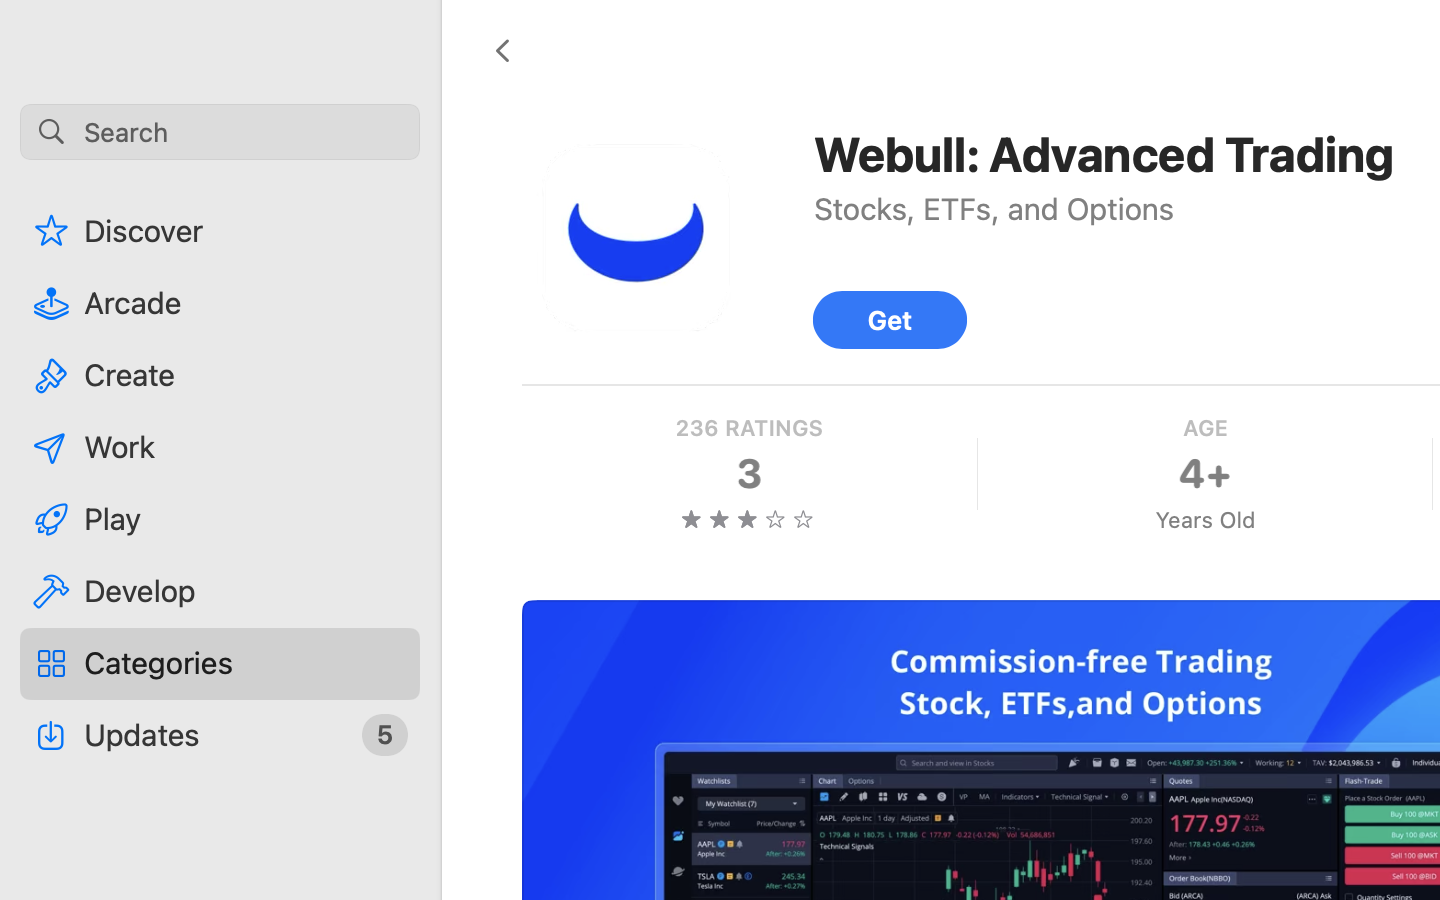  I want to click on 'three stars', so click(747, 518).